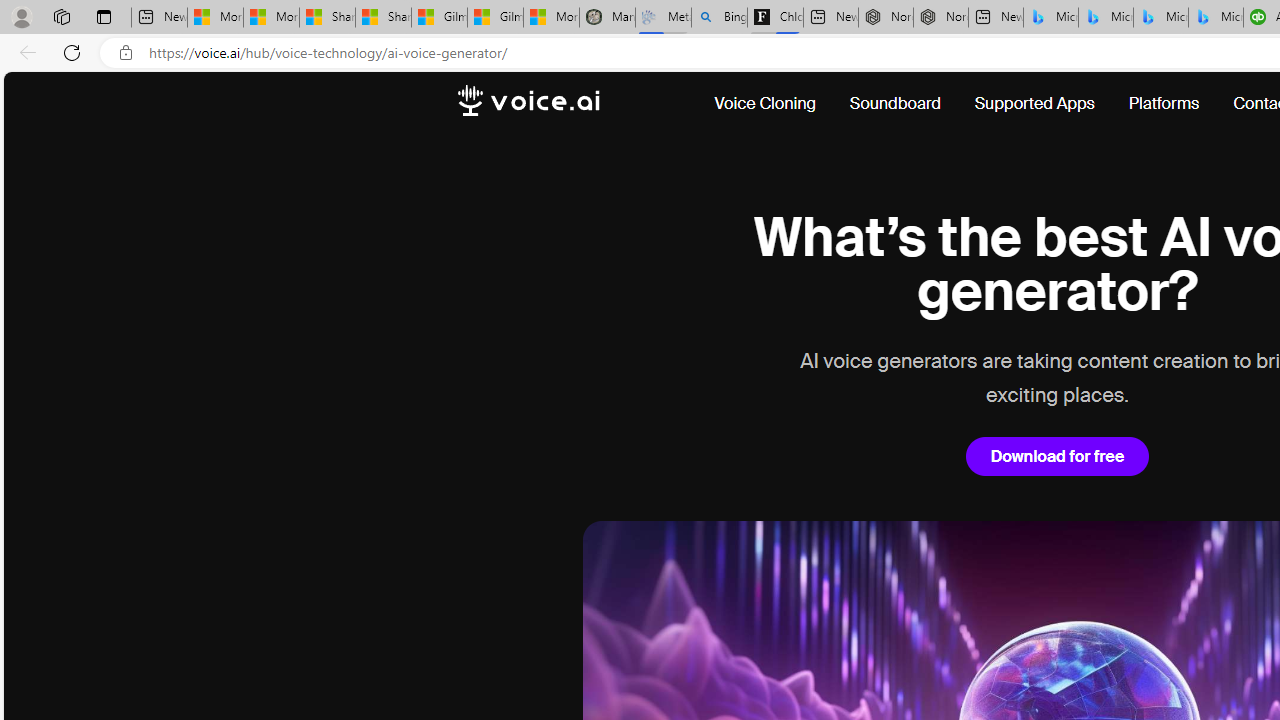 This screenshot has height=720, width=1280. Describe the element at coordinates (894, 104) in the screenshot. I see `'Soundboard'` at that location.